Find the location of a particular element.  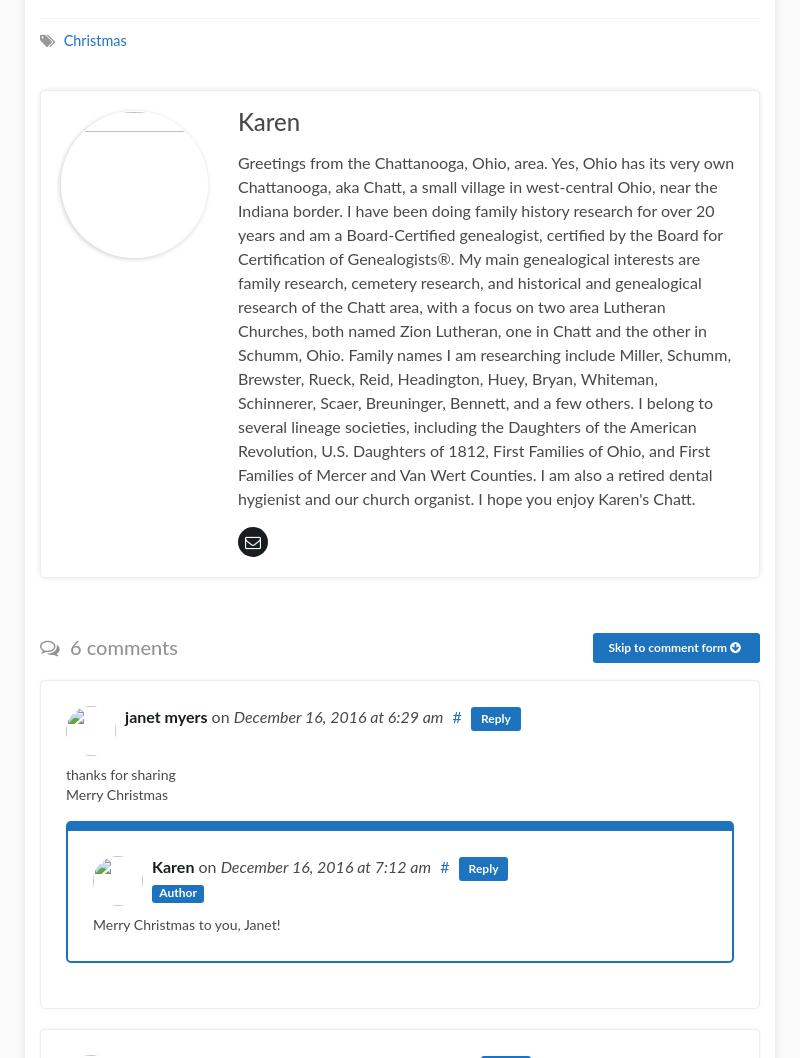

'Author' is located at coordinates (176, 892).